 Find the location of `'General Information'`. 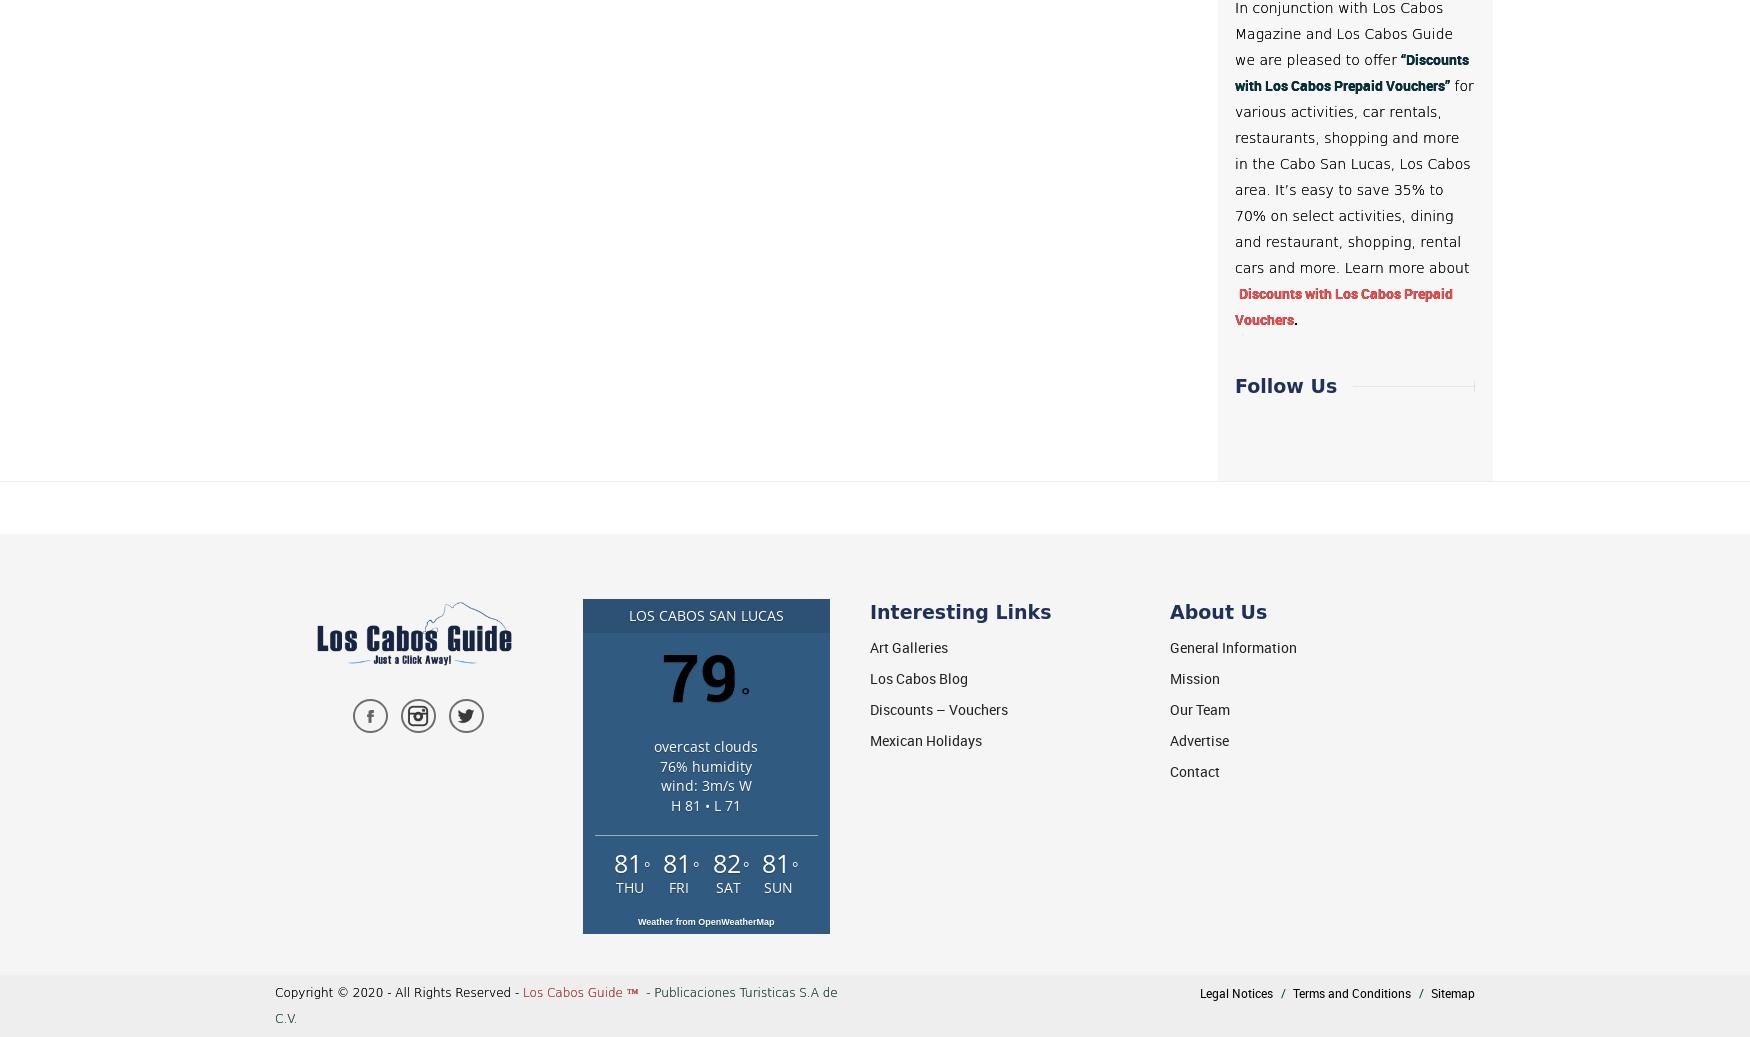

'General Information' is located at coordinates (1169, 647).